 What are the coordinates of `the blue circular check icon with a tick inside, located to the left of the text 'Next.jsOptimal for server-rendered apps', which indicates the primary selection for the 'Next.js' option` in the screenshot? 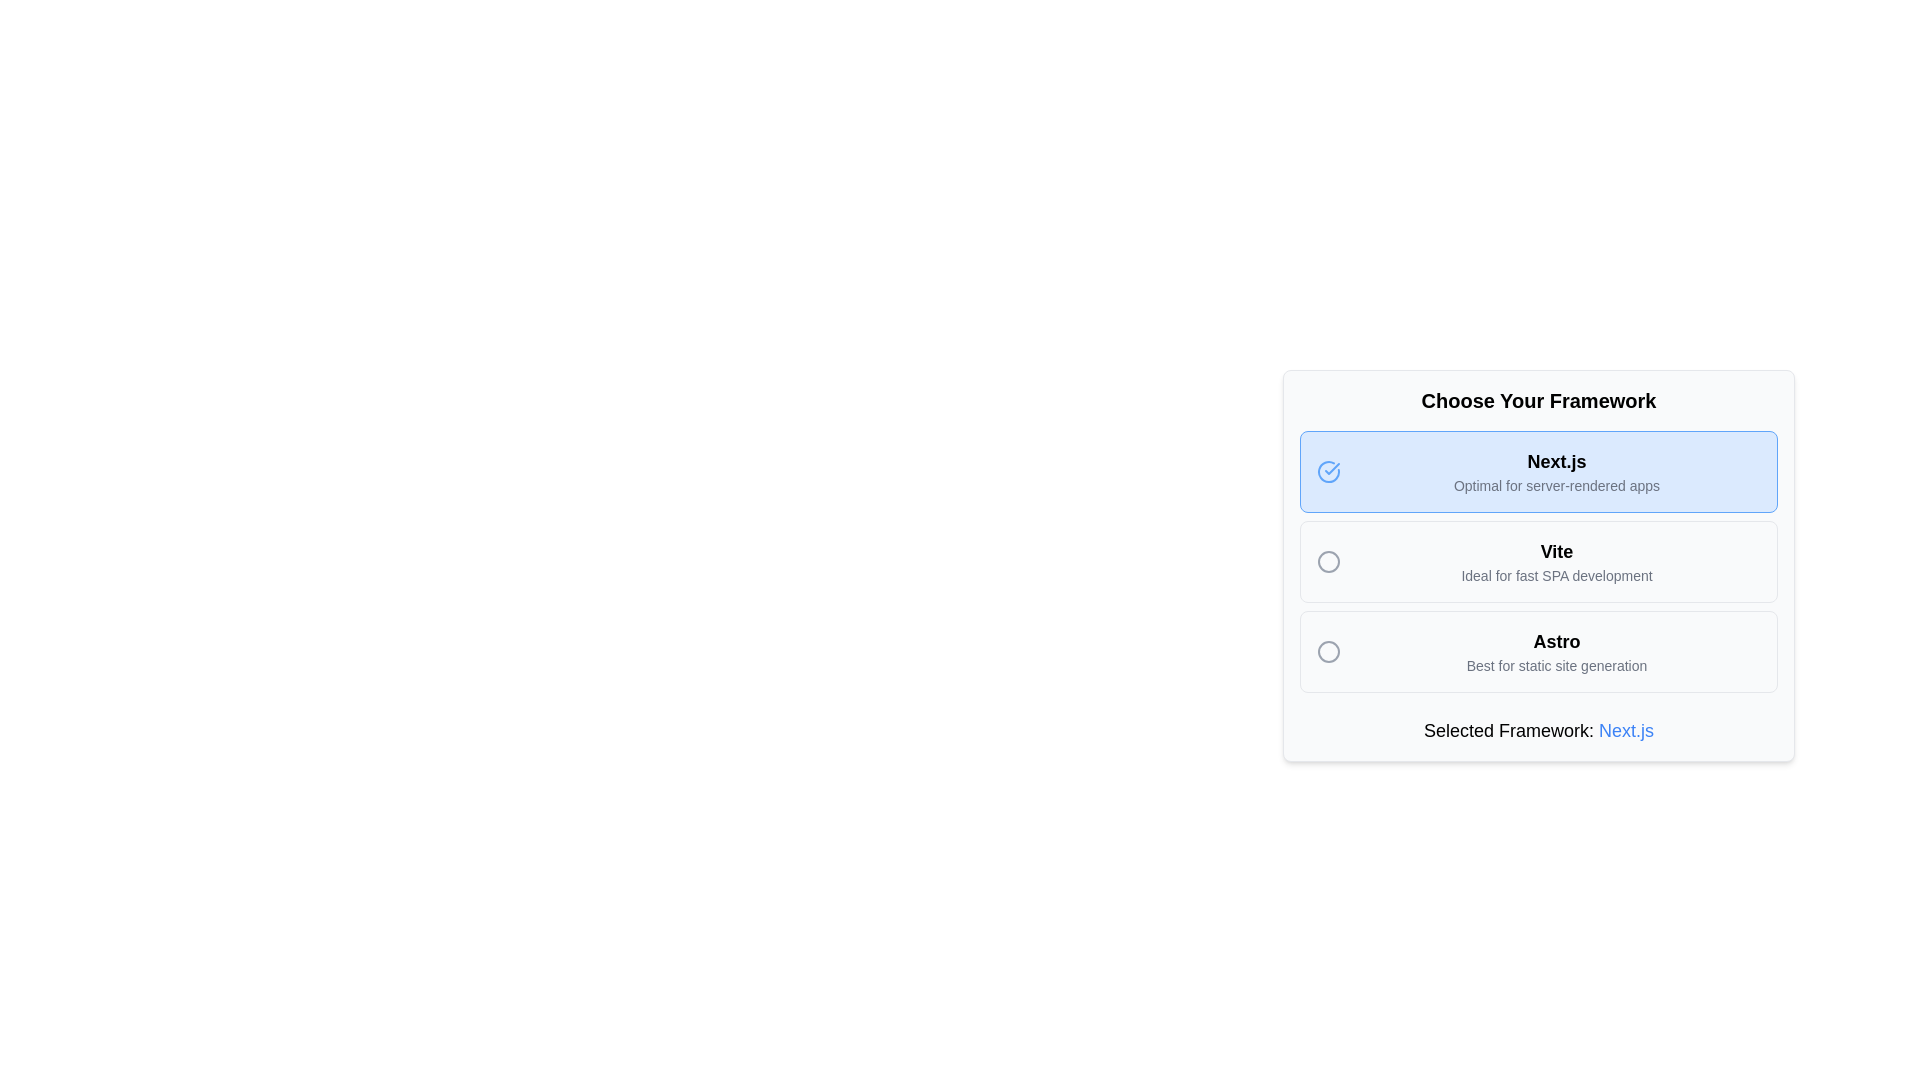 It's located at (1334, 471).